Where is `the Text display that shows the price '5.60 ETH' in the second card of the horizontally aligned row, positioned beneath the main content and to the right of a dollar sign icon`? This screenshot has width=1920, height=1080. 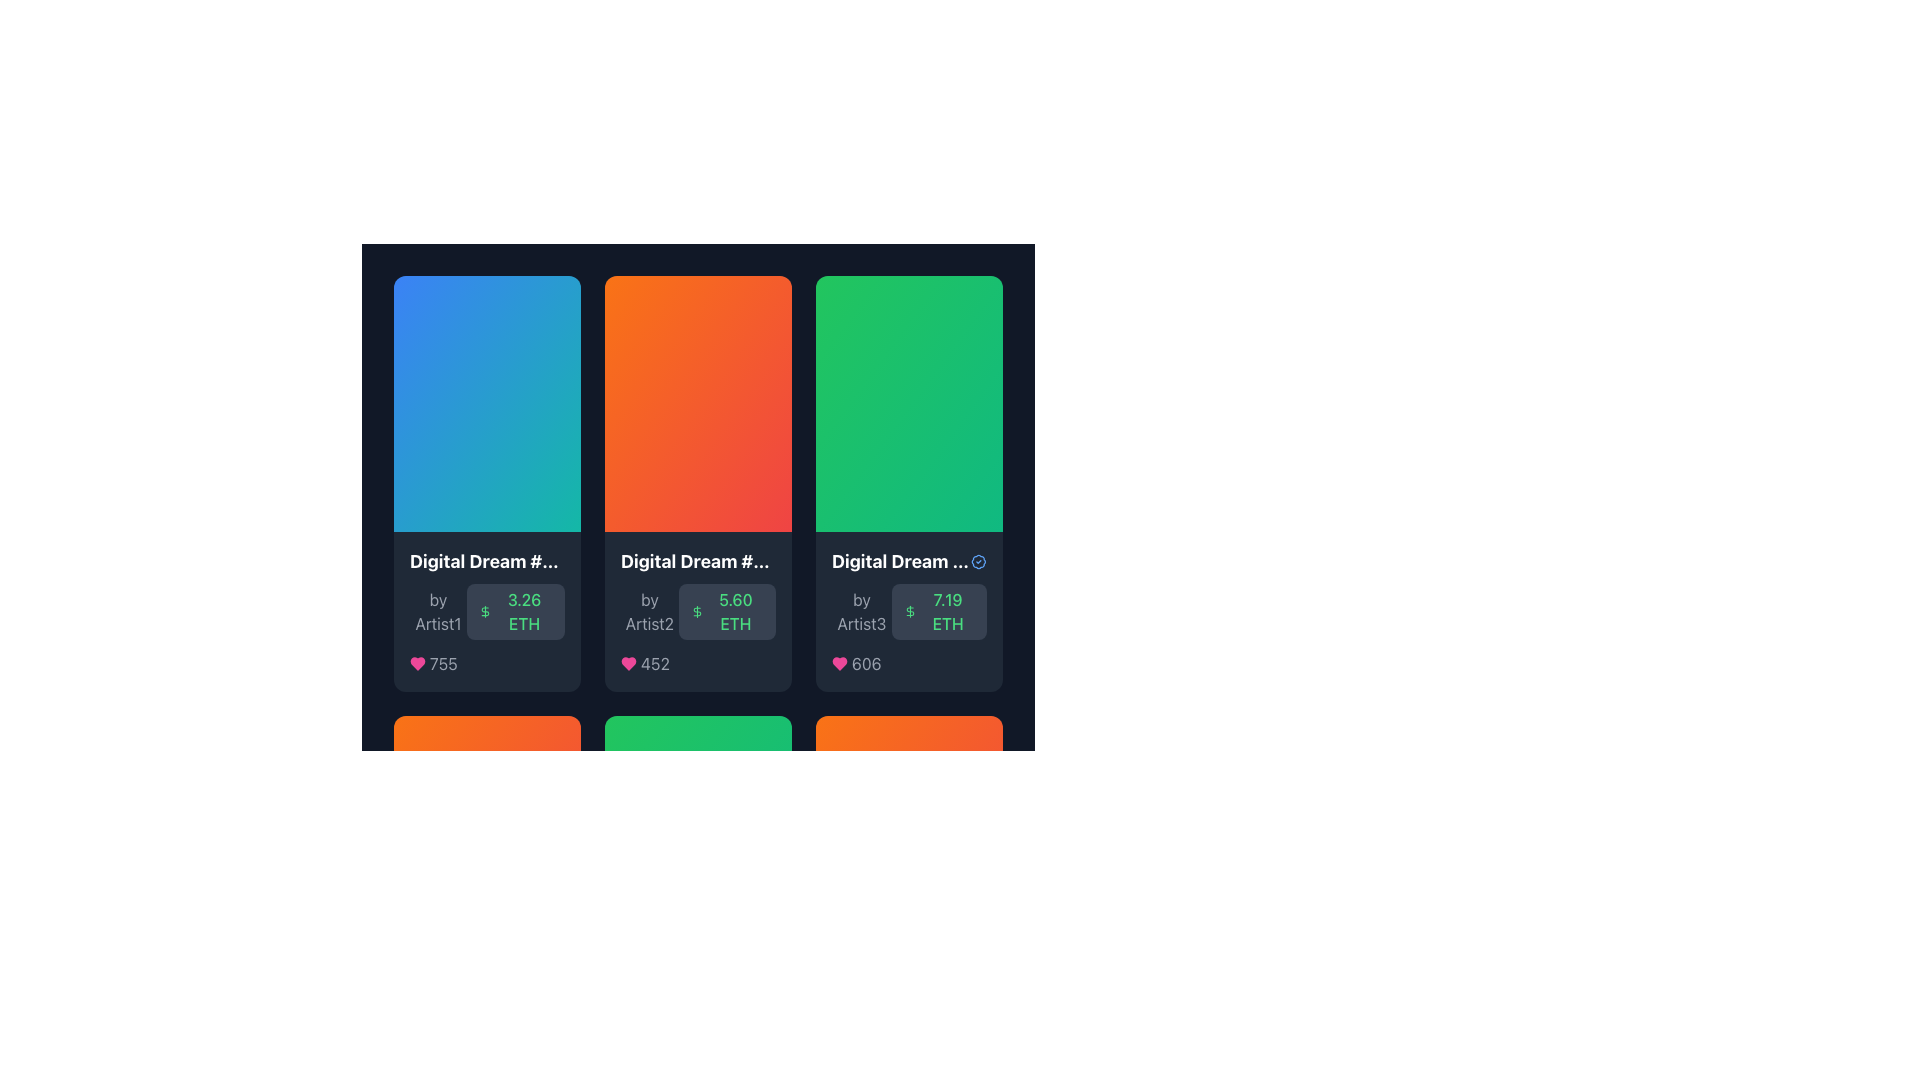 the Text display that shows the price '5.60 ETH' in the second card of the horizontally aligned row, positioned beneath the main content and to the right of a dollar sign icon is located at coordinates (734, 611).